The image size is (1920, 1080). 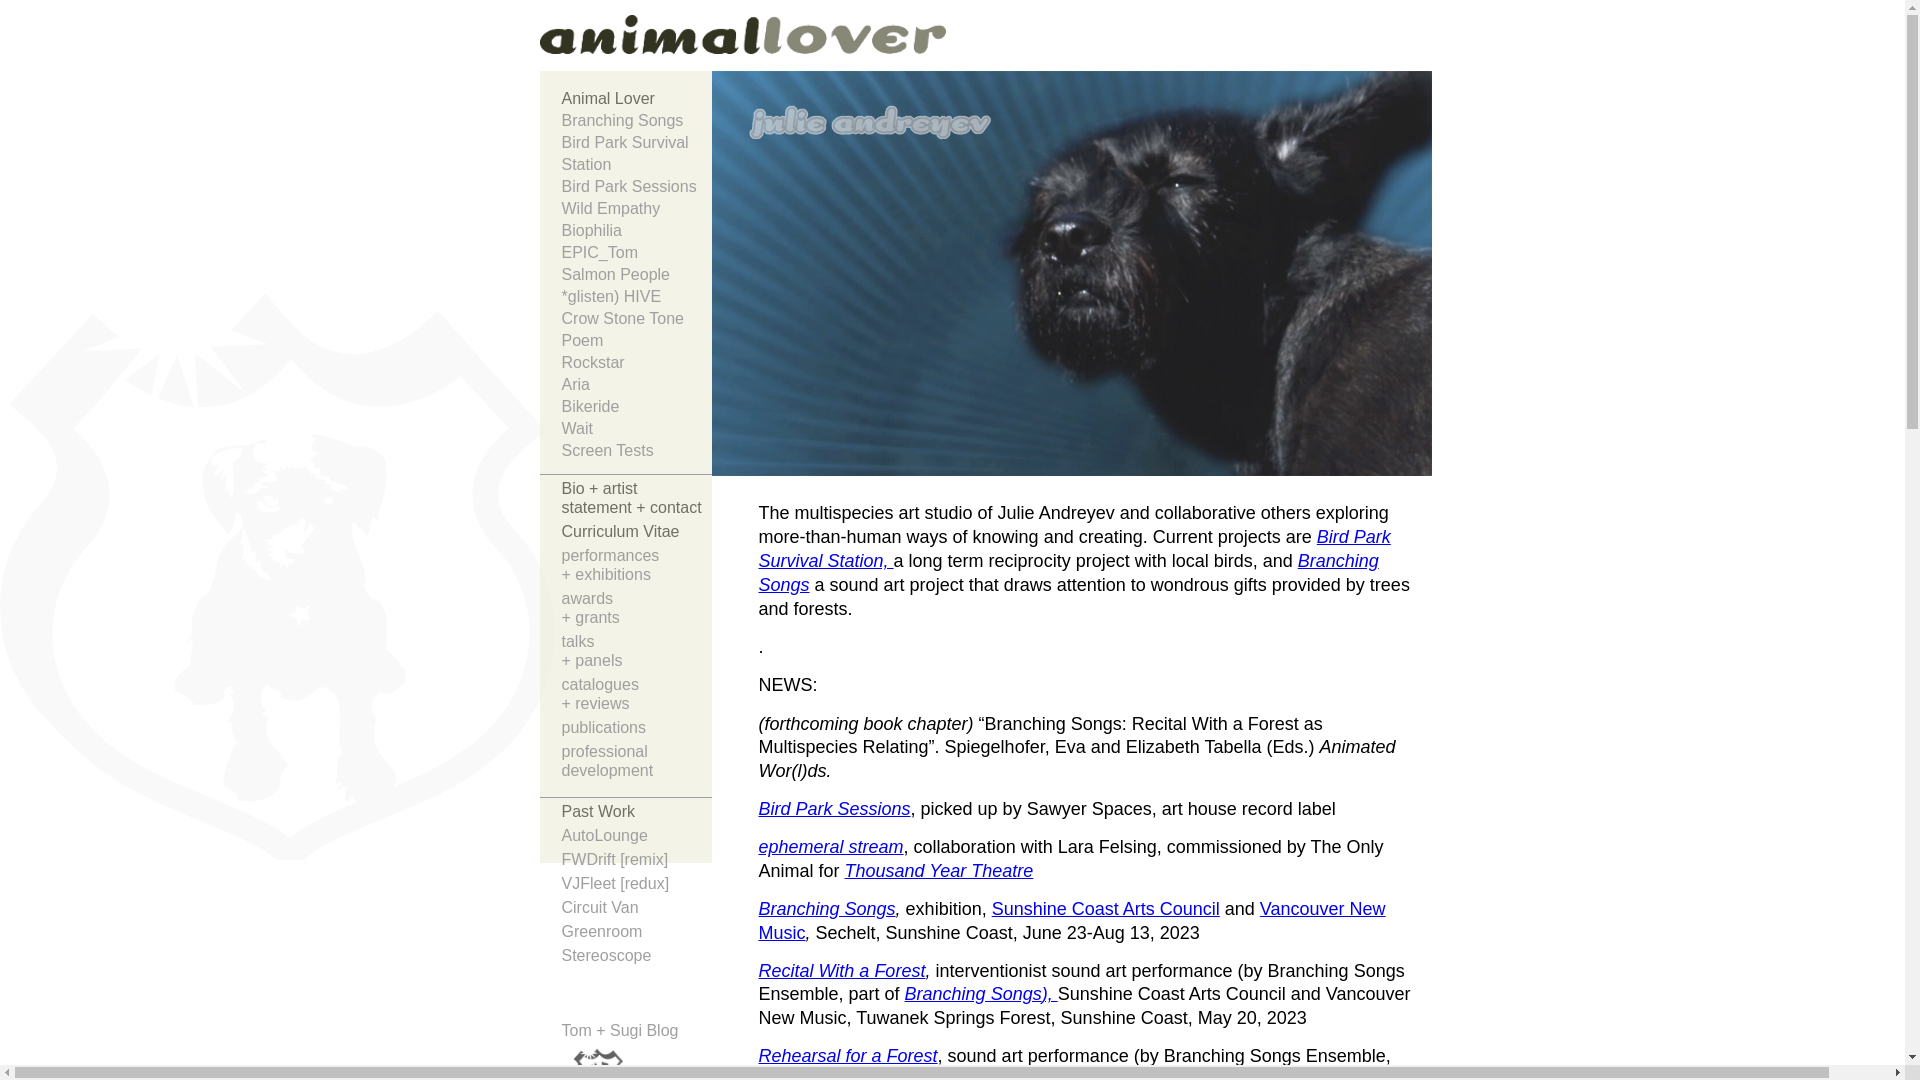 I want to click on 'Stereoscope', so click(x=636, y=956).